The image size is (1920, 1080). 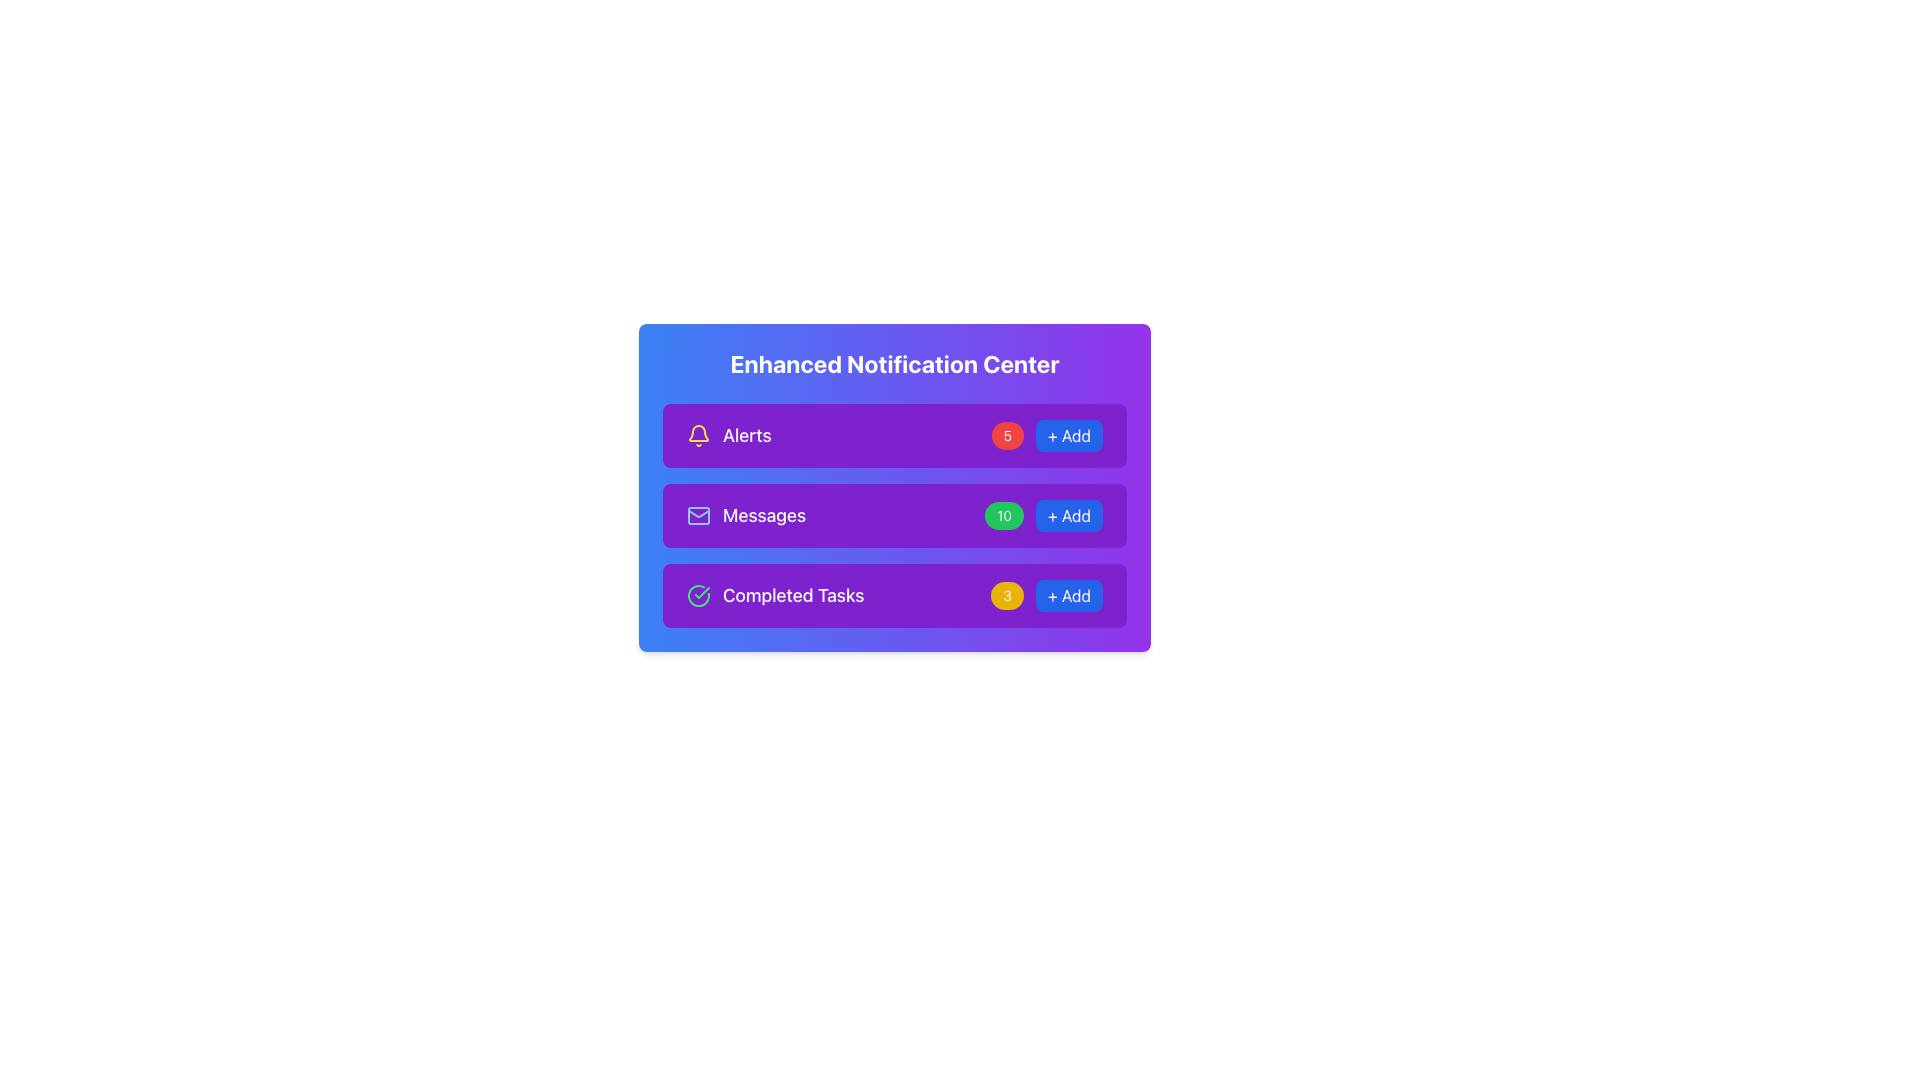 I want to click on the envelope icon that represents 'Messages', which is characterized by a light blue stroke and a simplistic design, positioned to the left of the text 'Messages', so click(x=699, y=515).